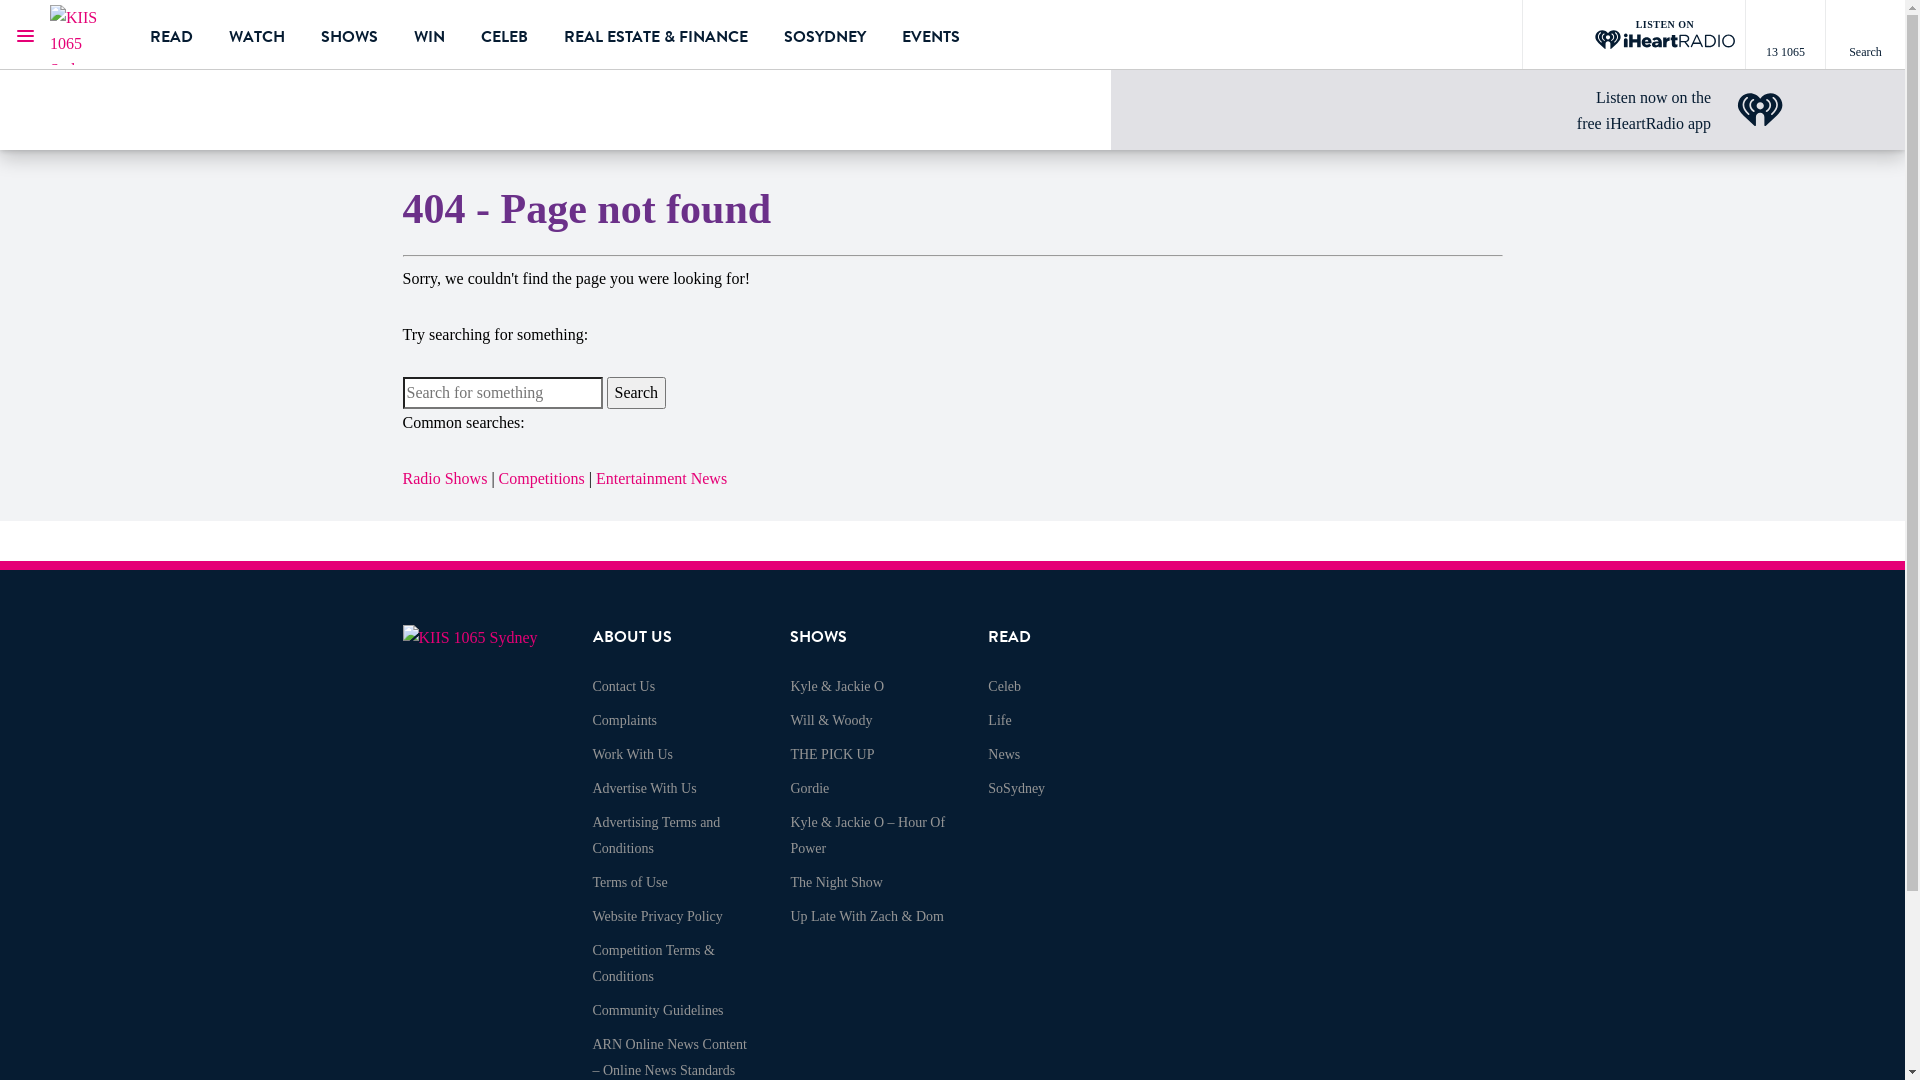  Describe the element at coordinates (988, 754) in the screenshot. I see `'News'` at that location.